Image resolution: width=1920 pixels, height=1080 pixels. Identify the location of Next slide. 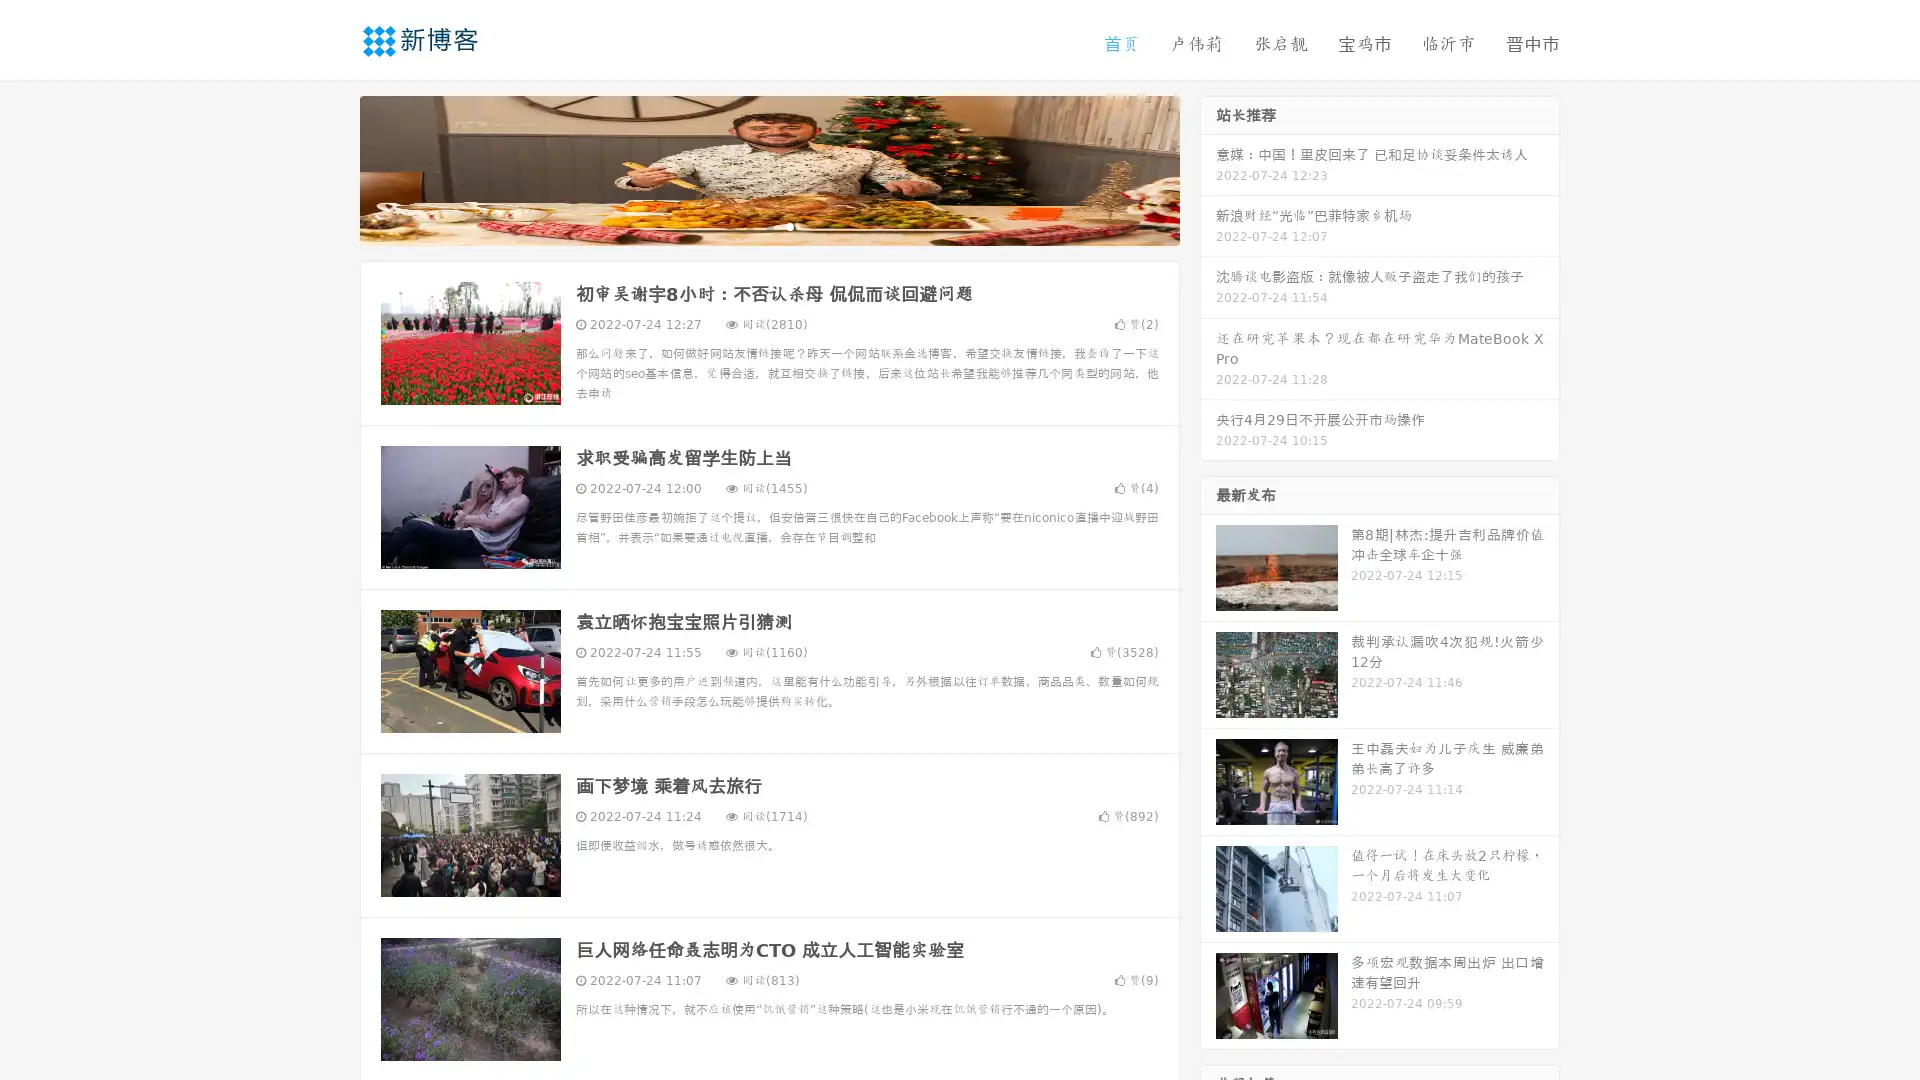
(1208, 168).